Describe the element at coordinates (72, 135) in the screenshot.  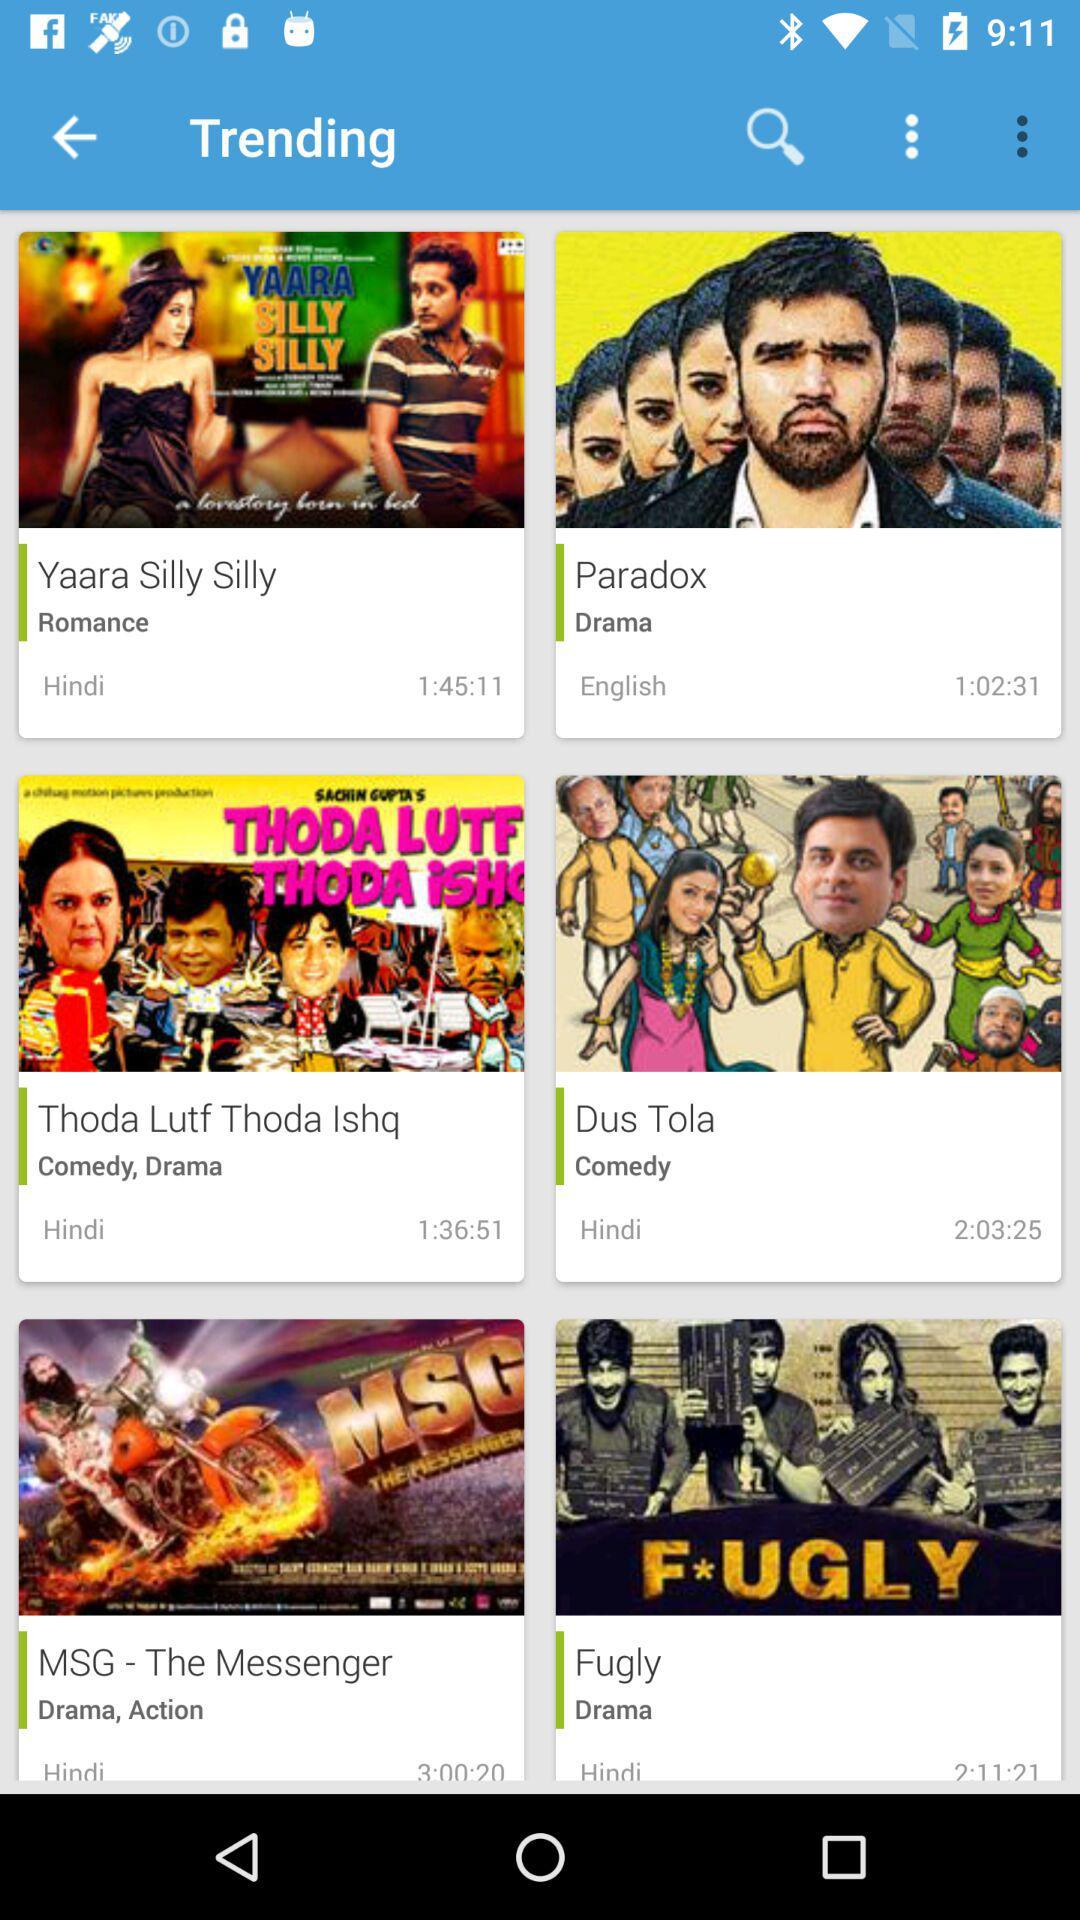
I see `the app to the left of the trending  app` at that location.